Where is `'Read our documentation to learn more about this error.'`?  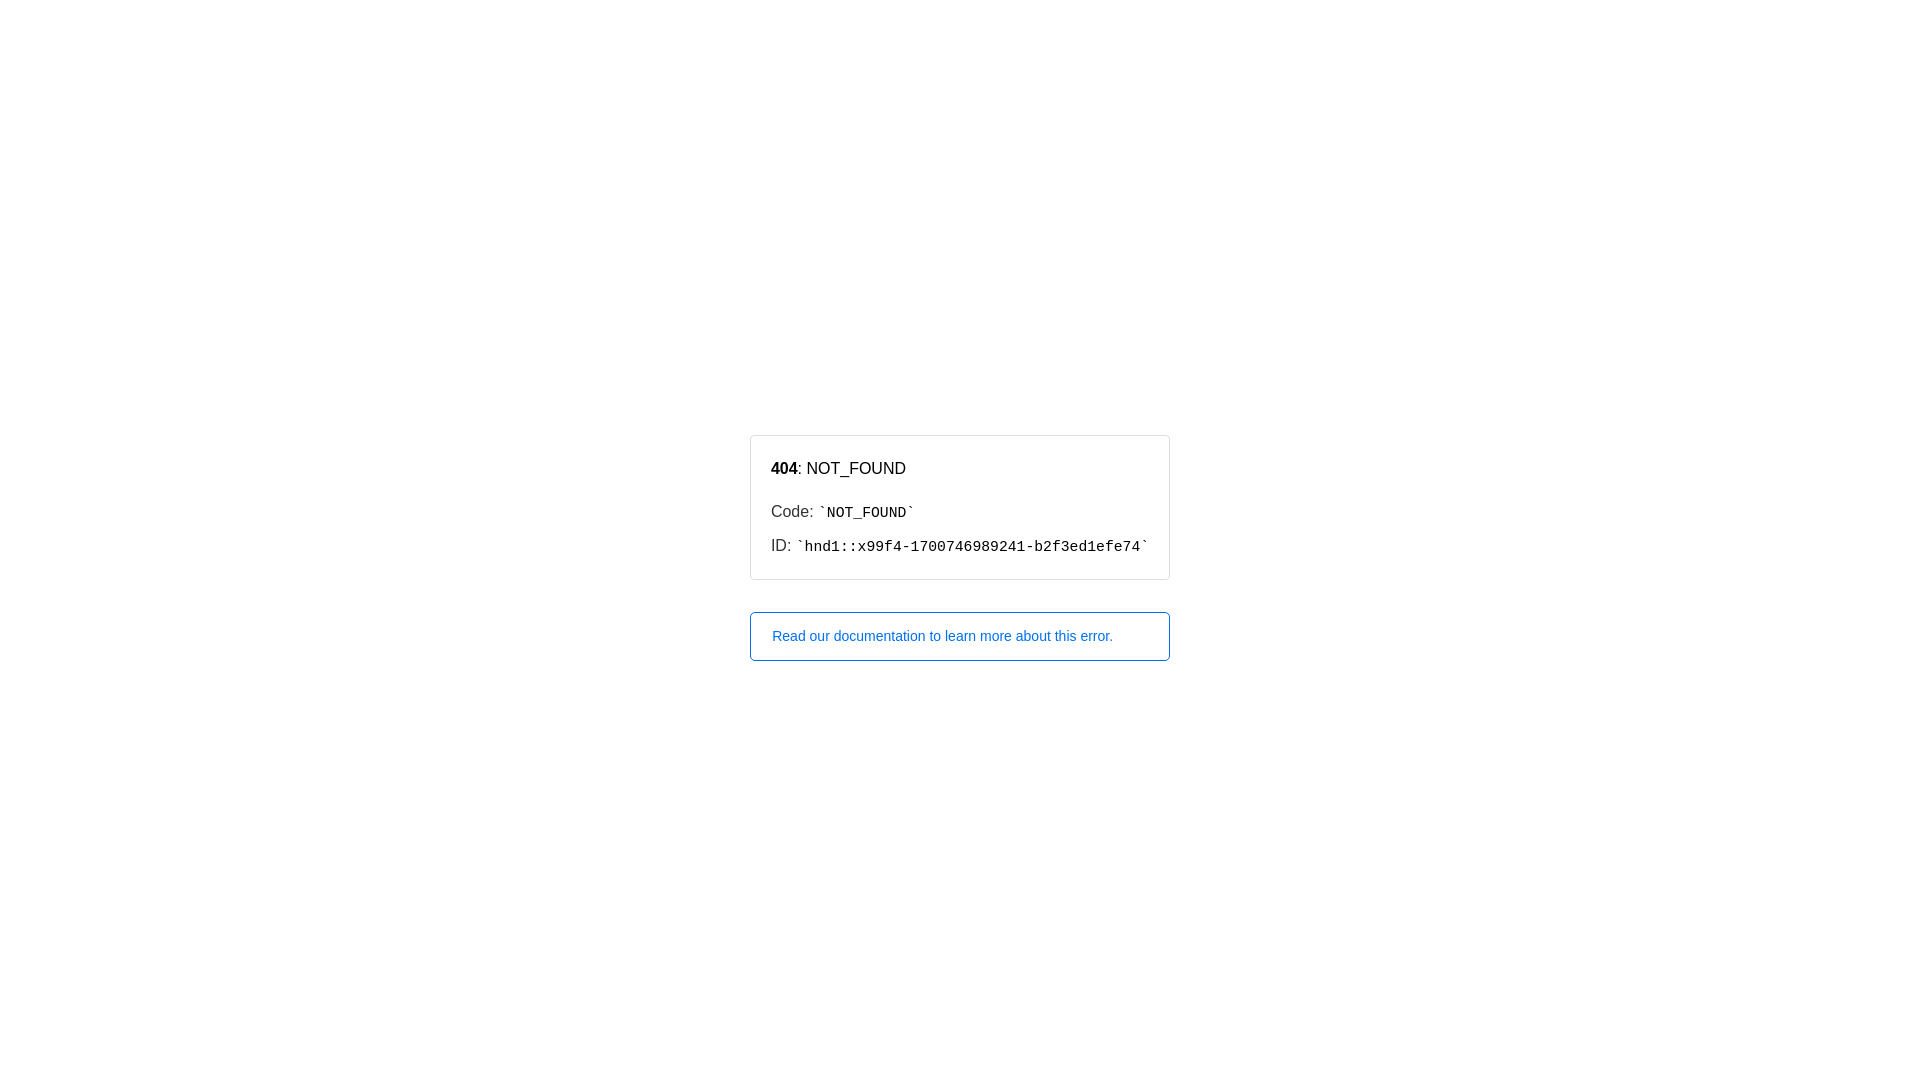
'Read our documentation to learn more about this error.' is located at coordinates (960, 636).